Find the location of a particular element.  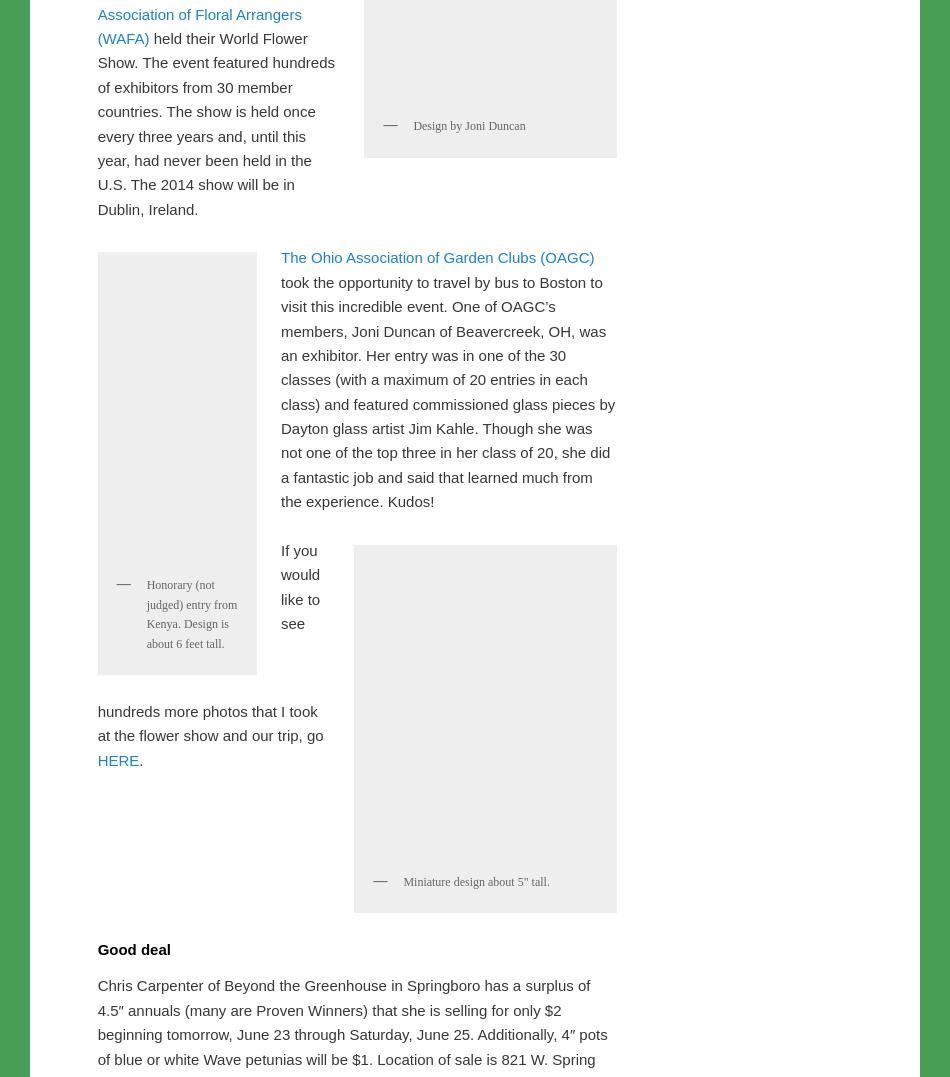

'The Ohio Association of Garden Clubs (OAGC)' is located at coordinates (280, 675).